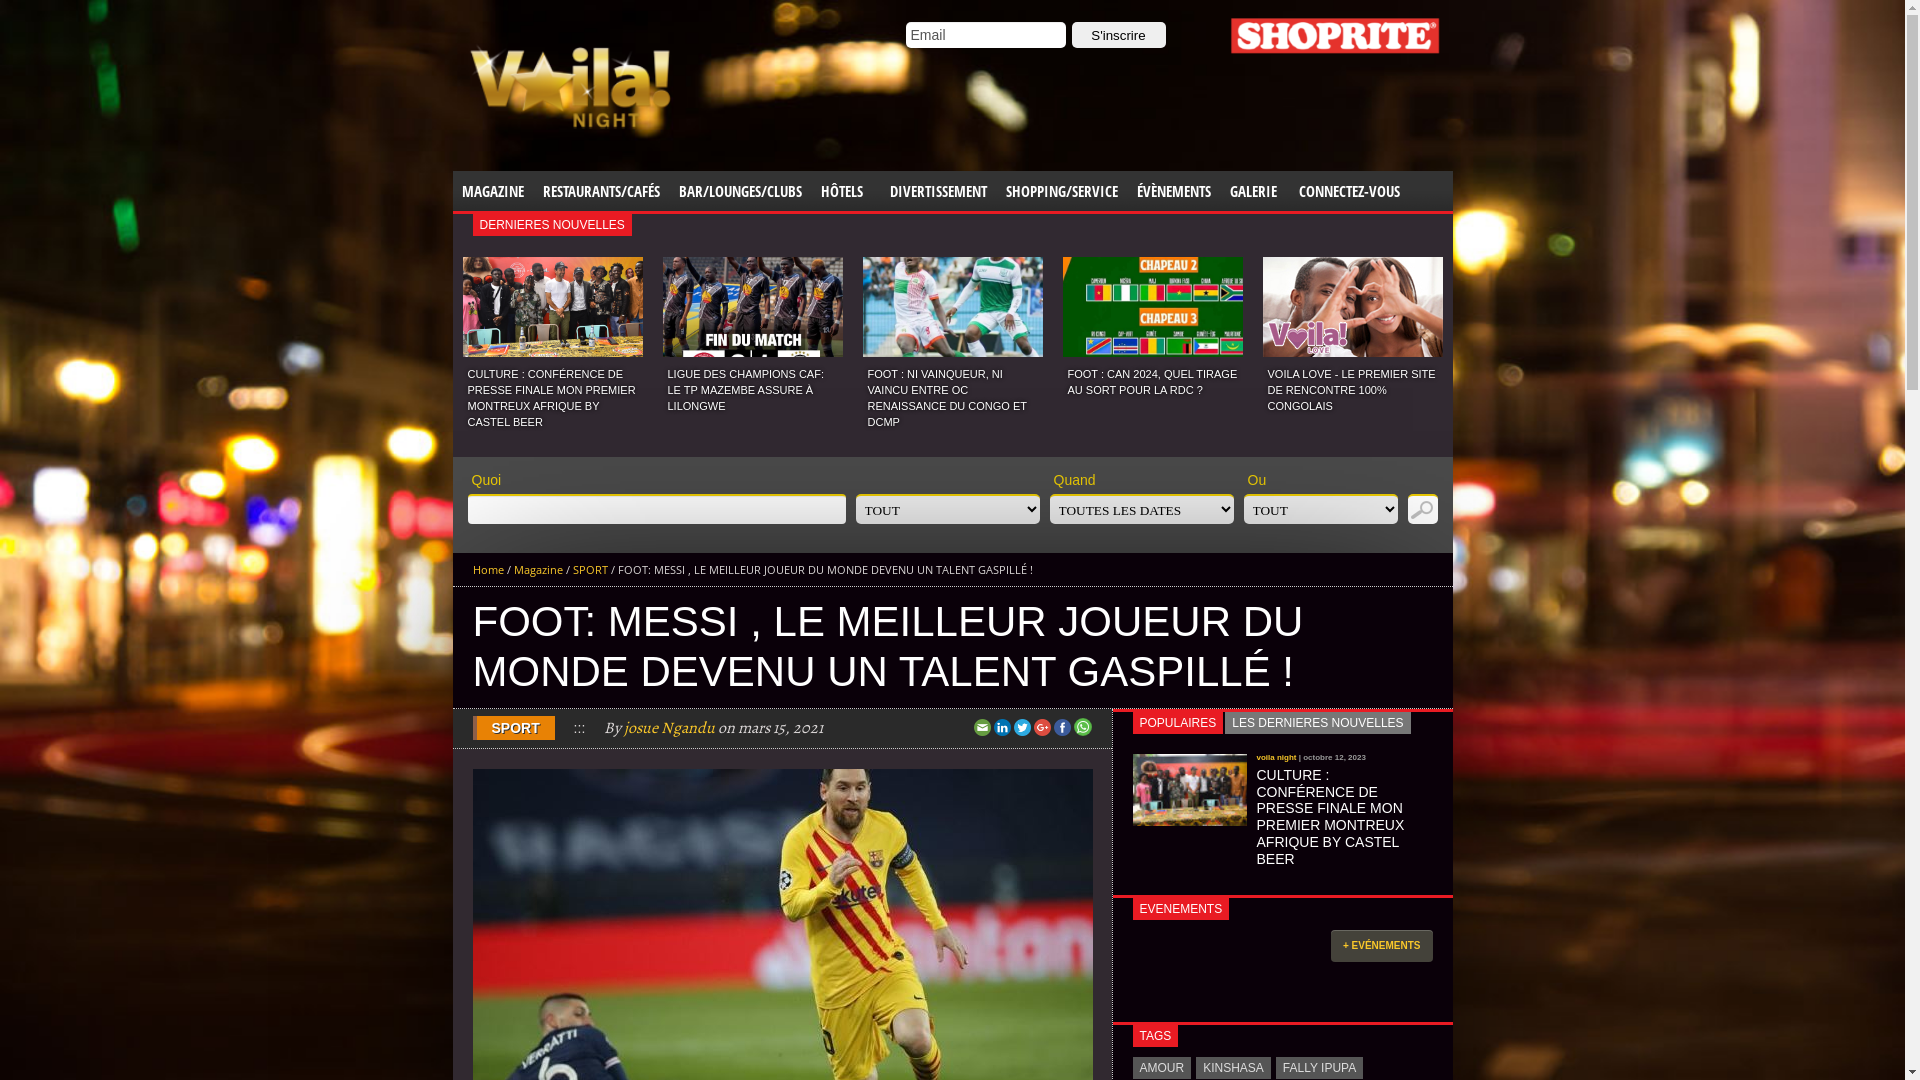  I want to click on 'BAR/LOUNGES/CLUBS', so click(739, 190).